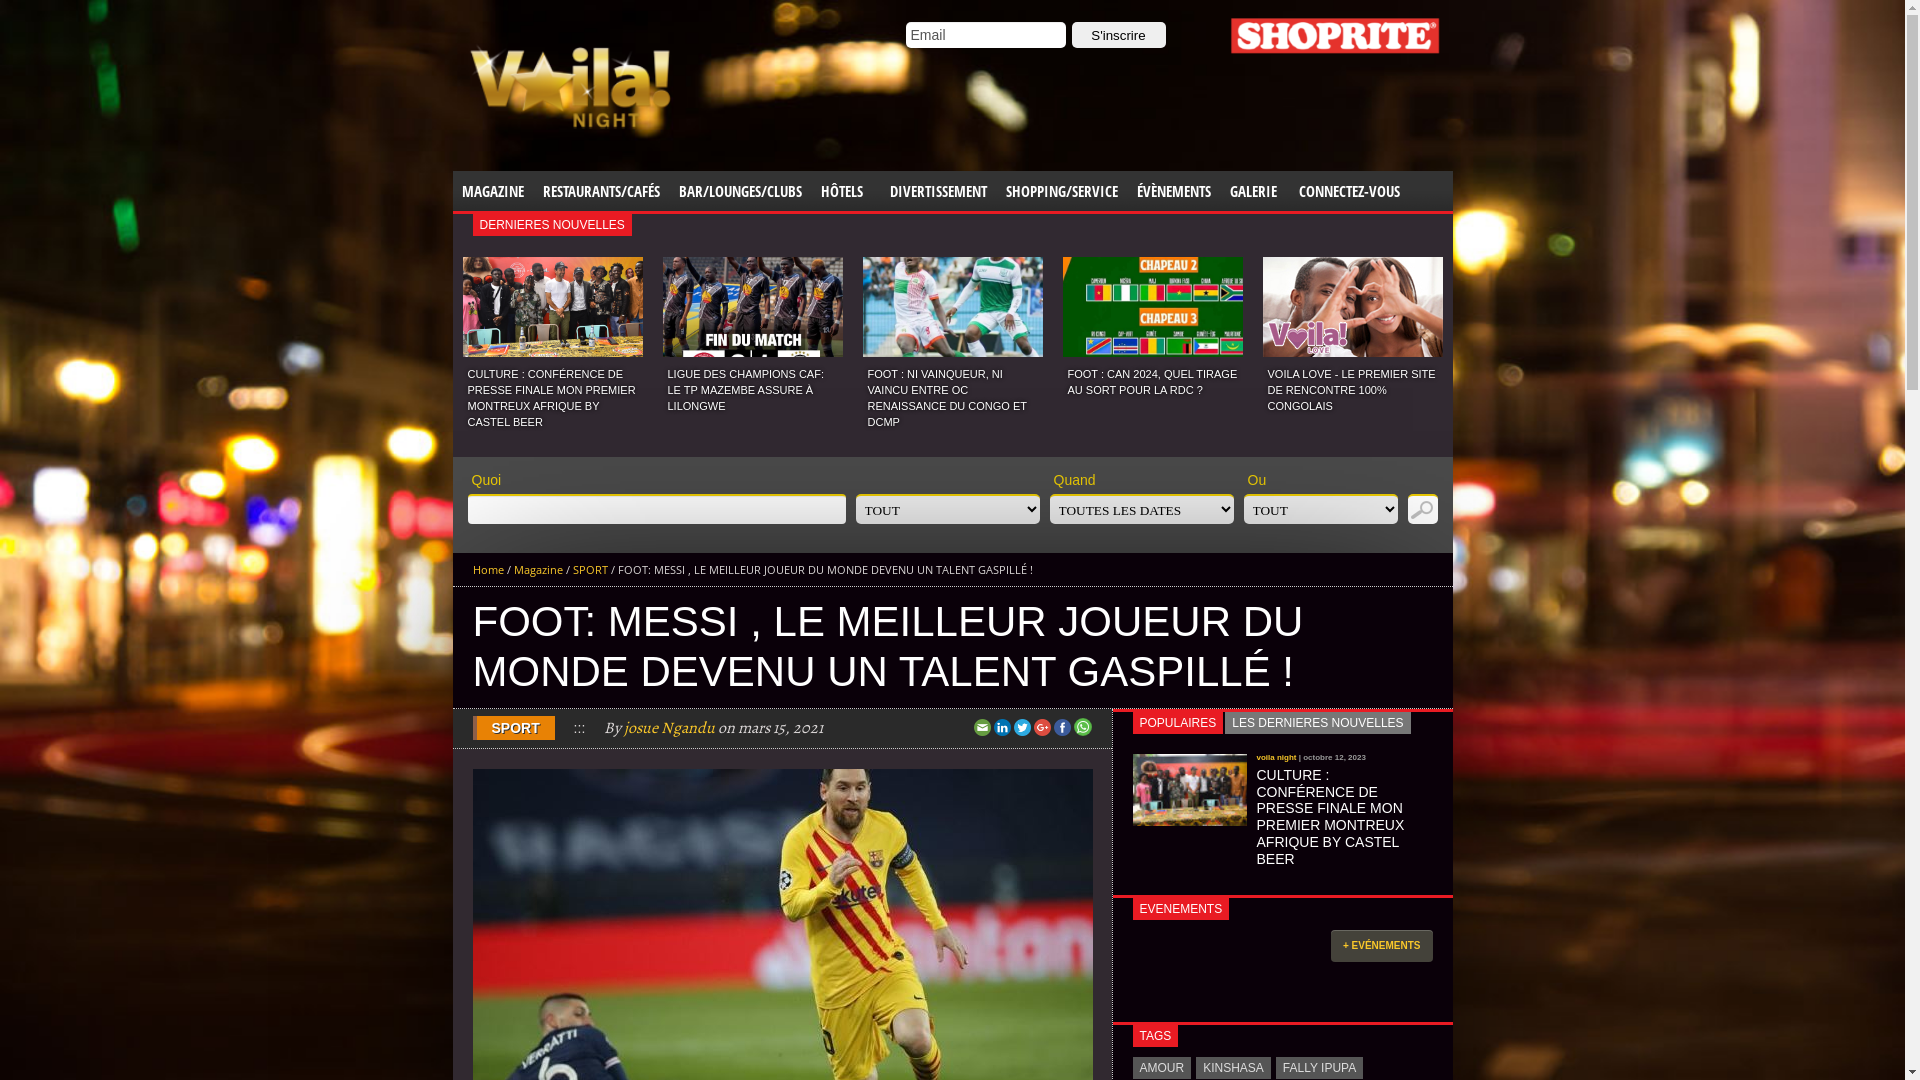  I want to click on 'BAR/LOUNGES/CLUBS', so click(739, 190).